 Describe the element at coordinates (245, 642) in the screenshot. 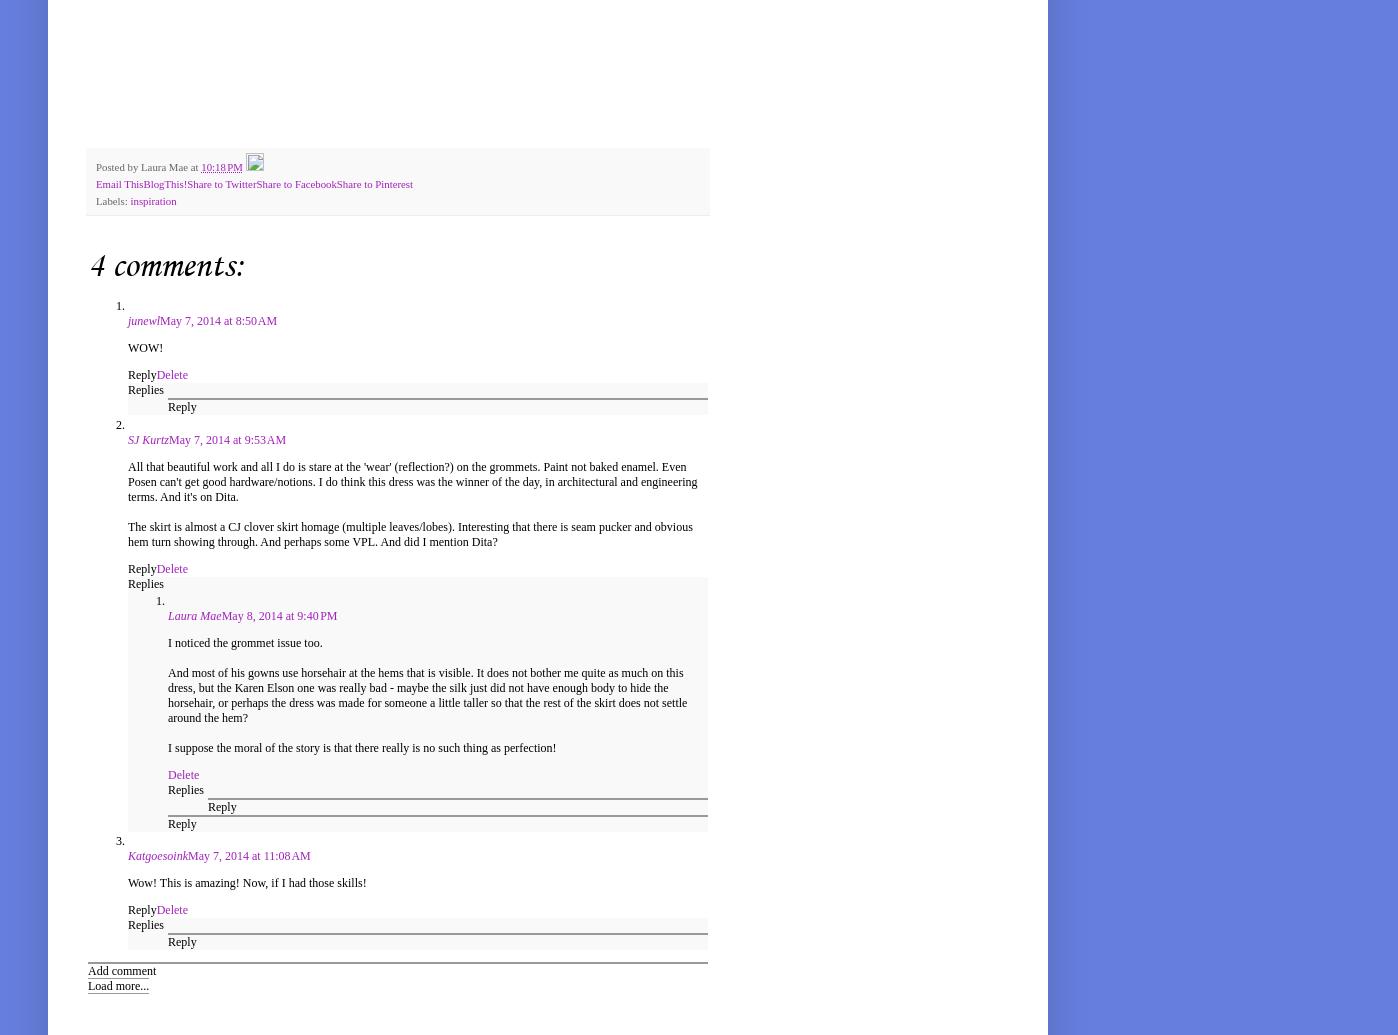

I see `'I noticed the grommet issue too.'` at that location.